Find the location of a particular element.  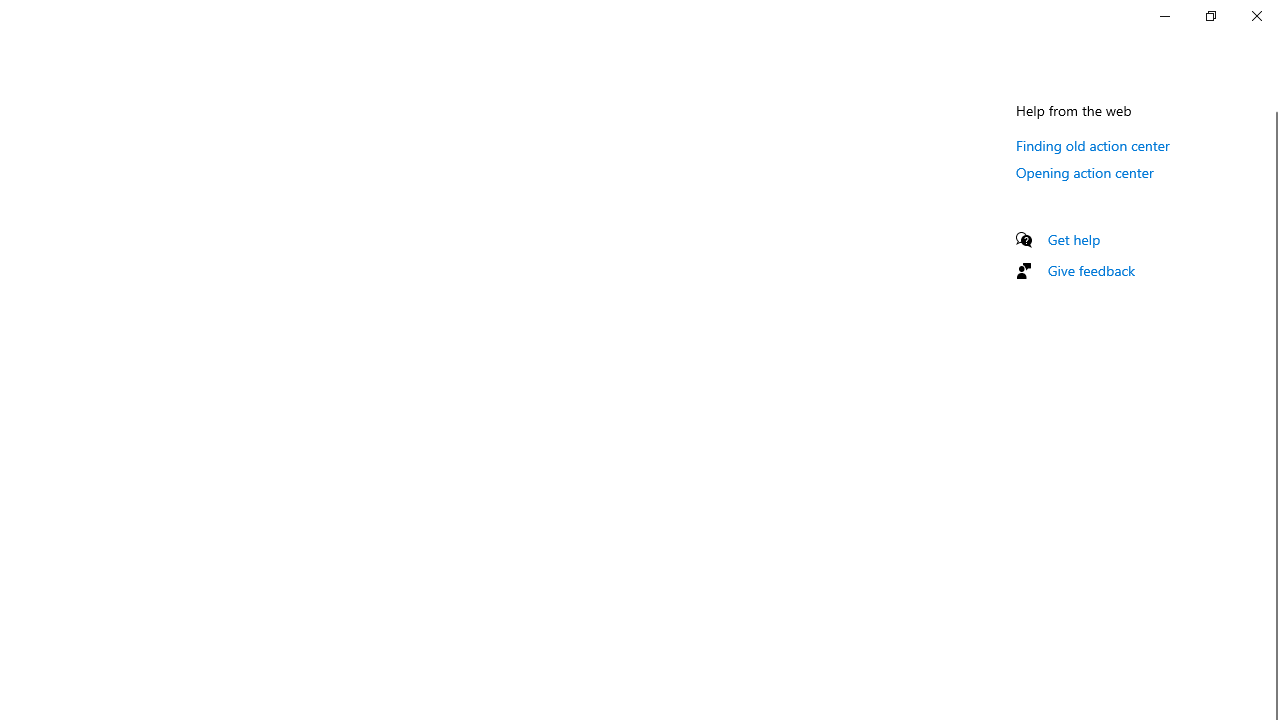

'Get help' is located at coordinates (1073, 238).